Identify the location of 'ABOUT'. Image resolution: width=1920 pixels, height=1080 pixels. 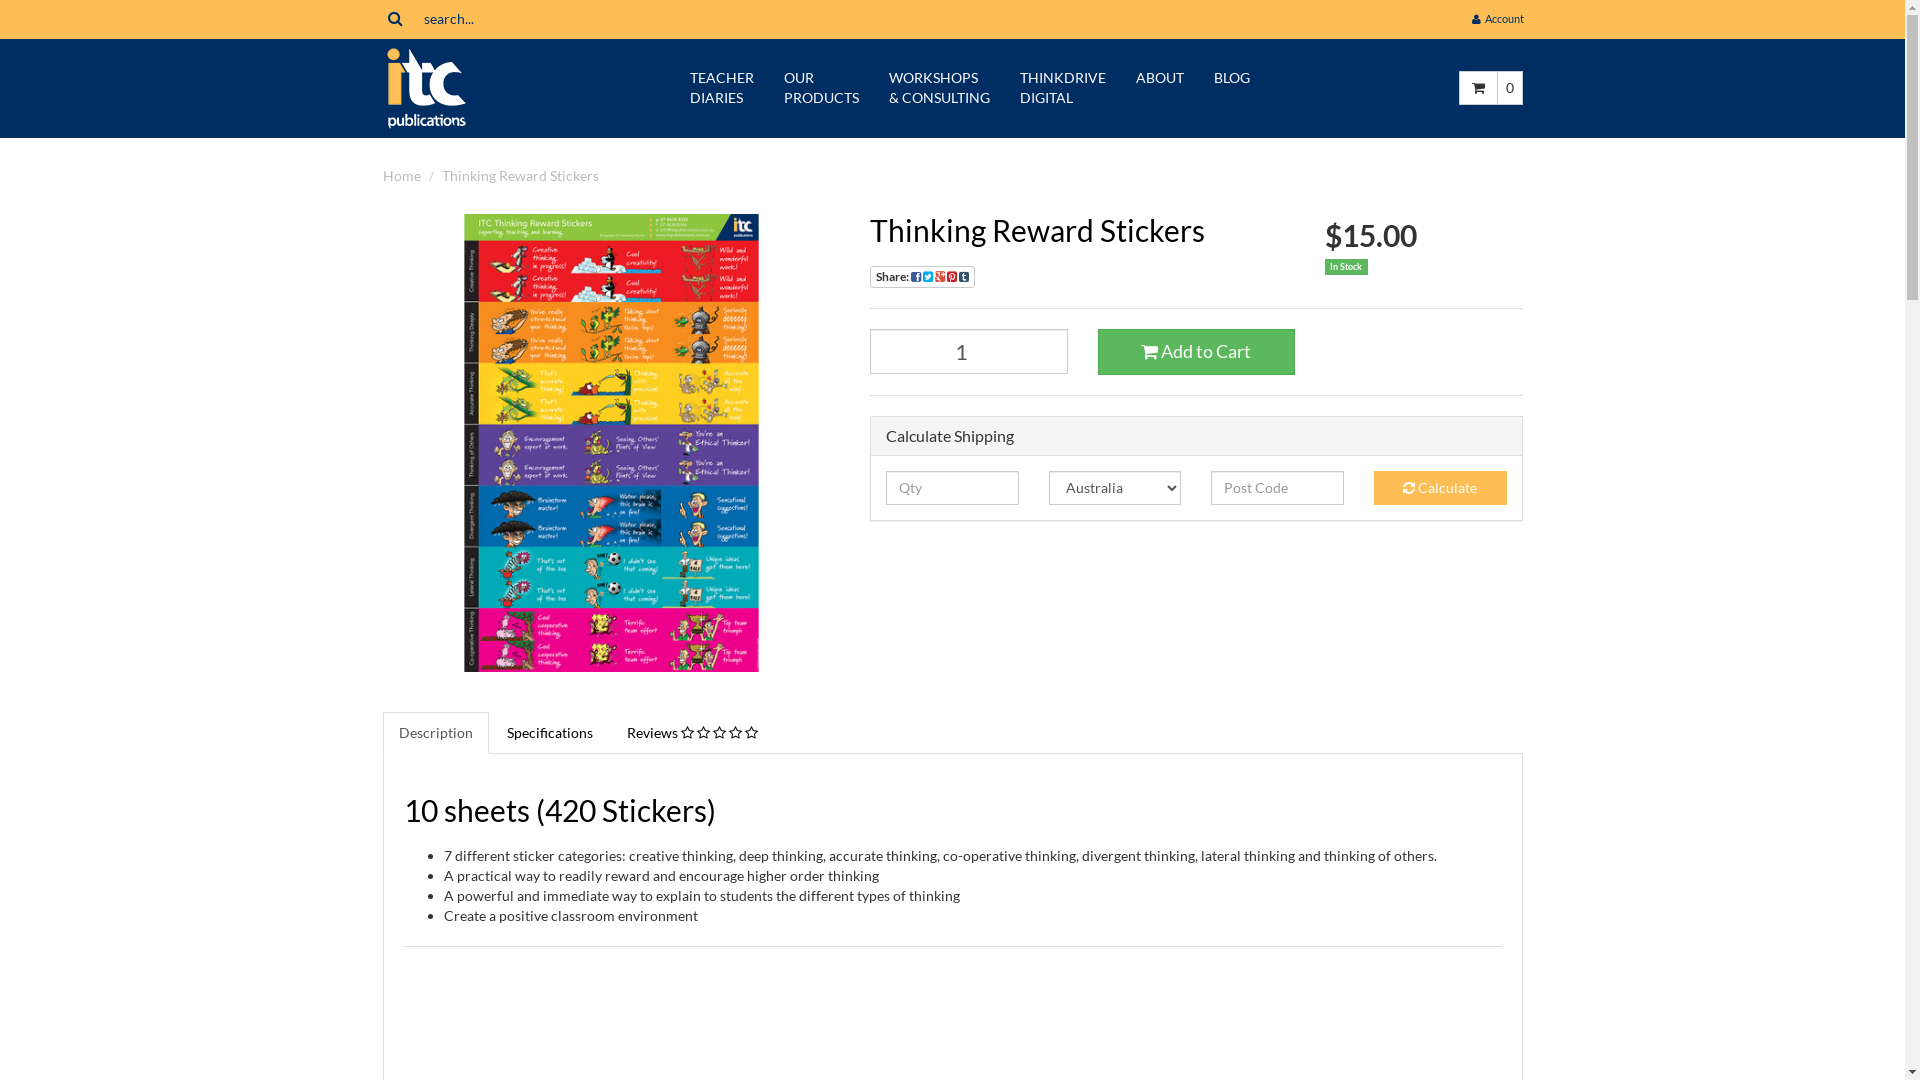
(1160, 76).